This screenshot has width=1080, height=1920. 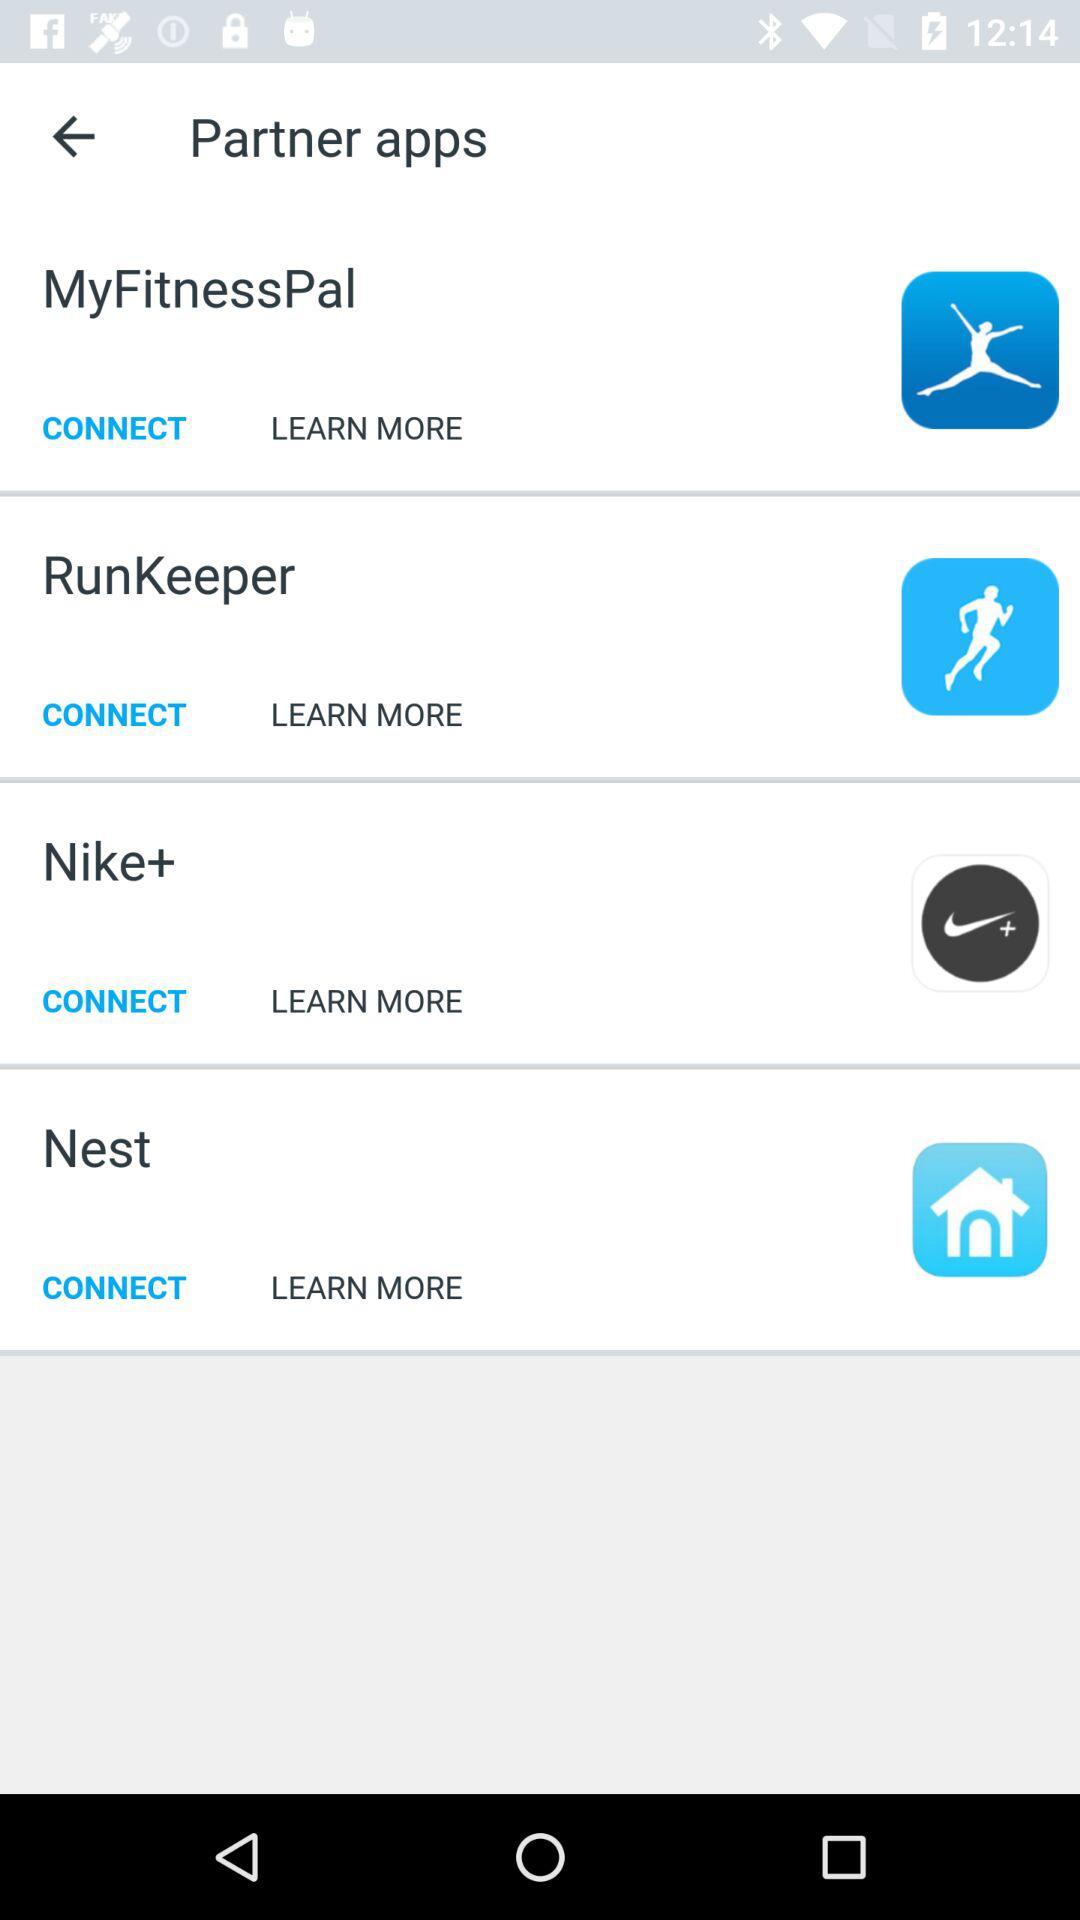 What do you see at coordinates (540, 1064) in the screenshot?
I see `the icon above nest` at bounding box center [540, 1064].